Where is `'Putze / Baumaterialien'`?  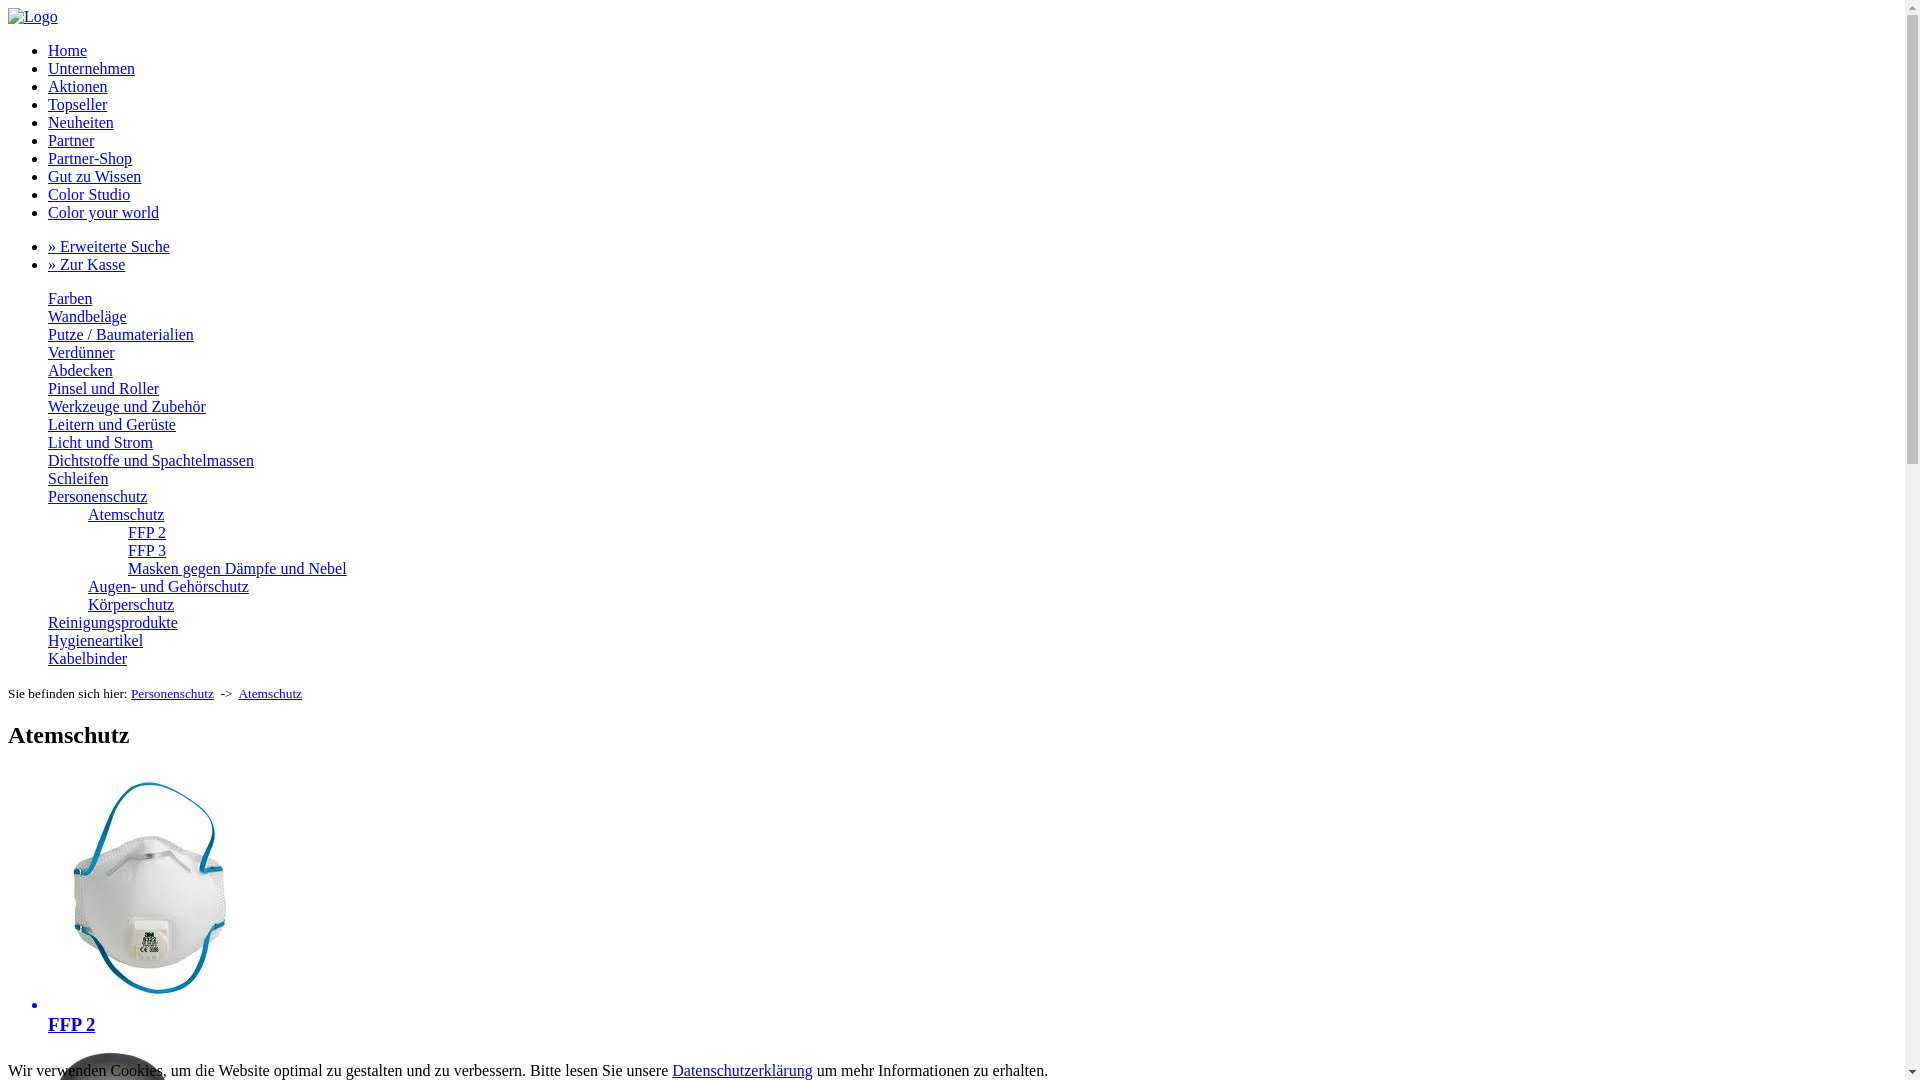
'Putze / Baumaterialien' is located at coordinates (48, 333).